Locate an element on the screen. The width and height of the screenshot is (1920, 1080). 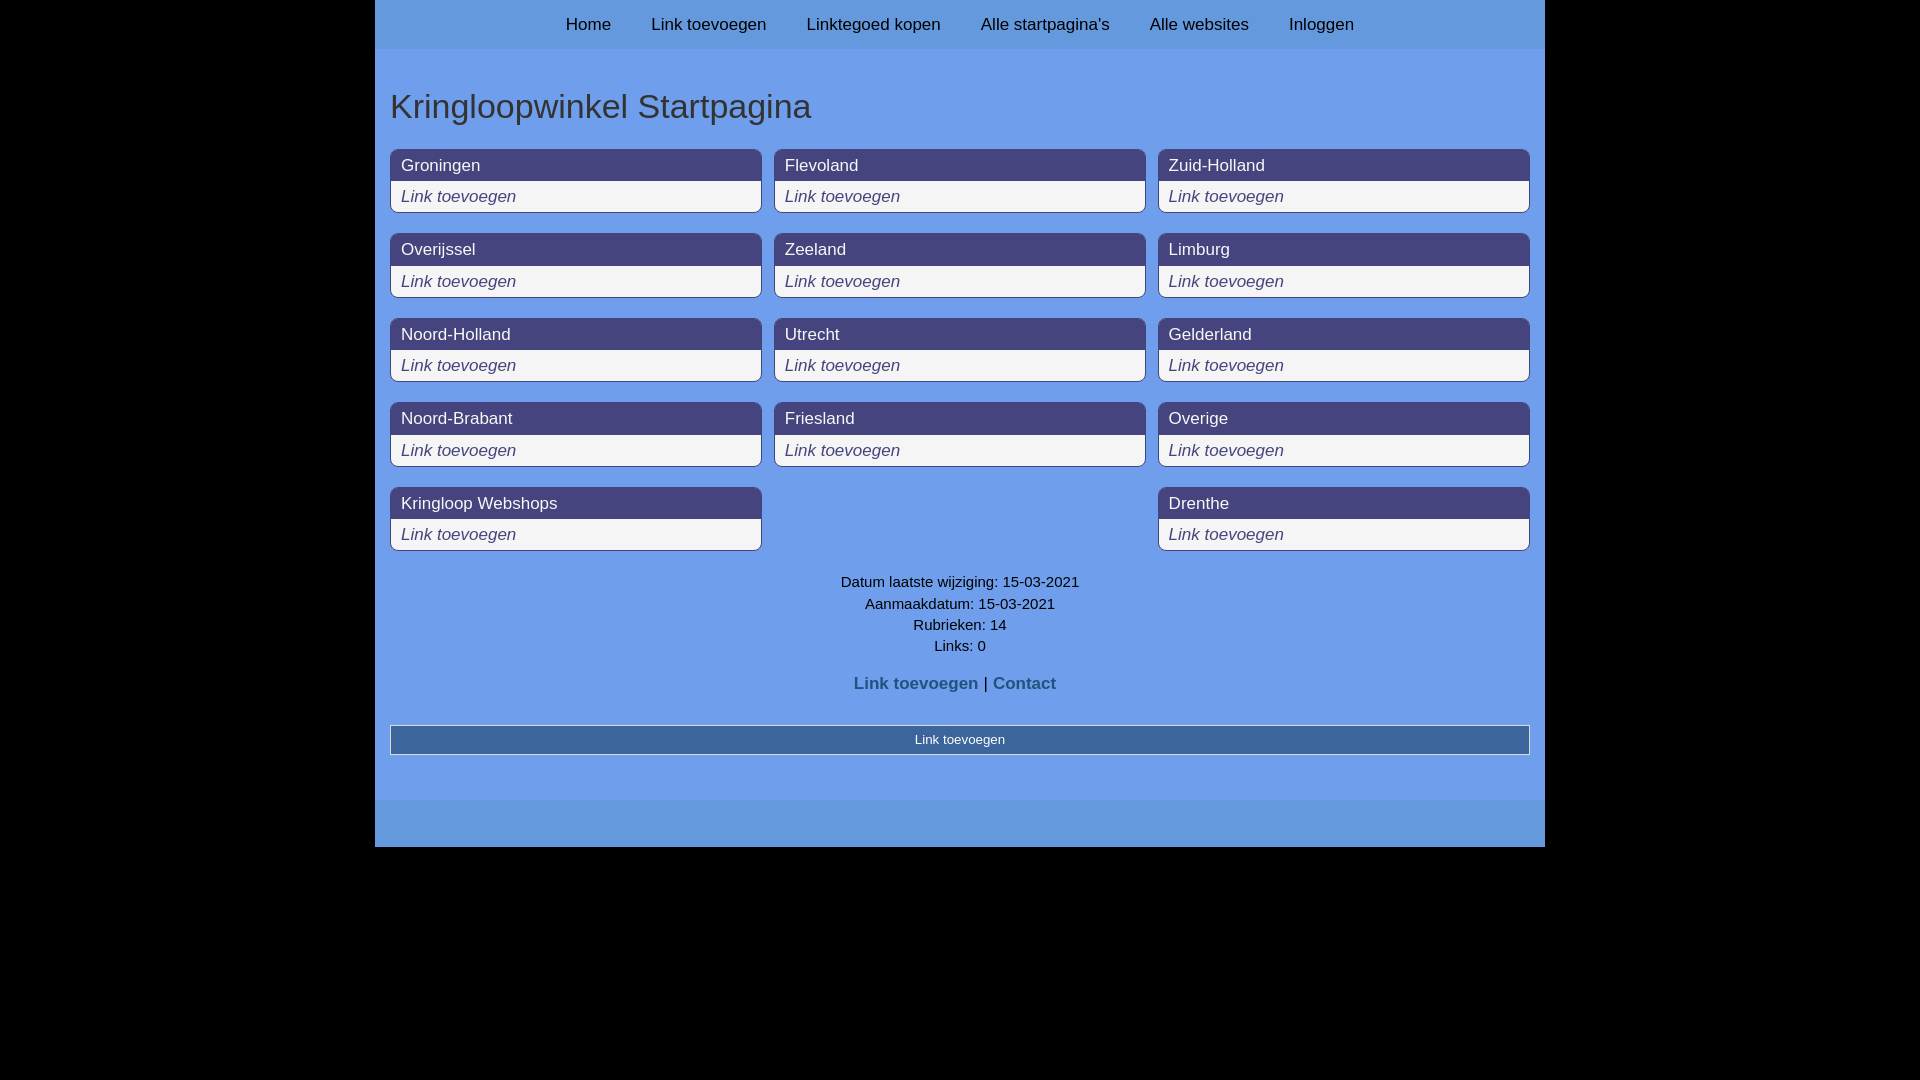
'Alle websites' is located at coordinates (1199, 24).